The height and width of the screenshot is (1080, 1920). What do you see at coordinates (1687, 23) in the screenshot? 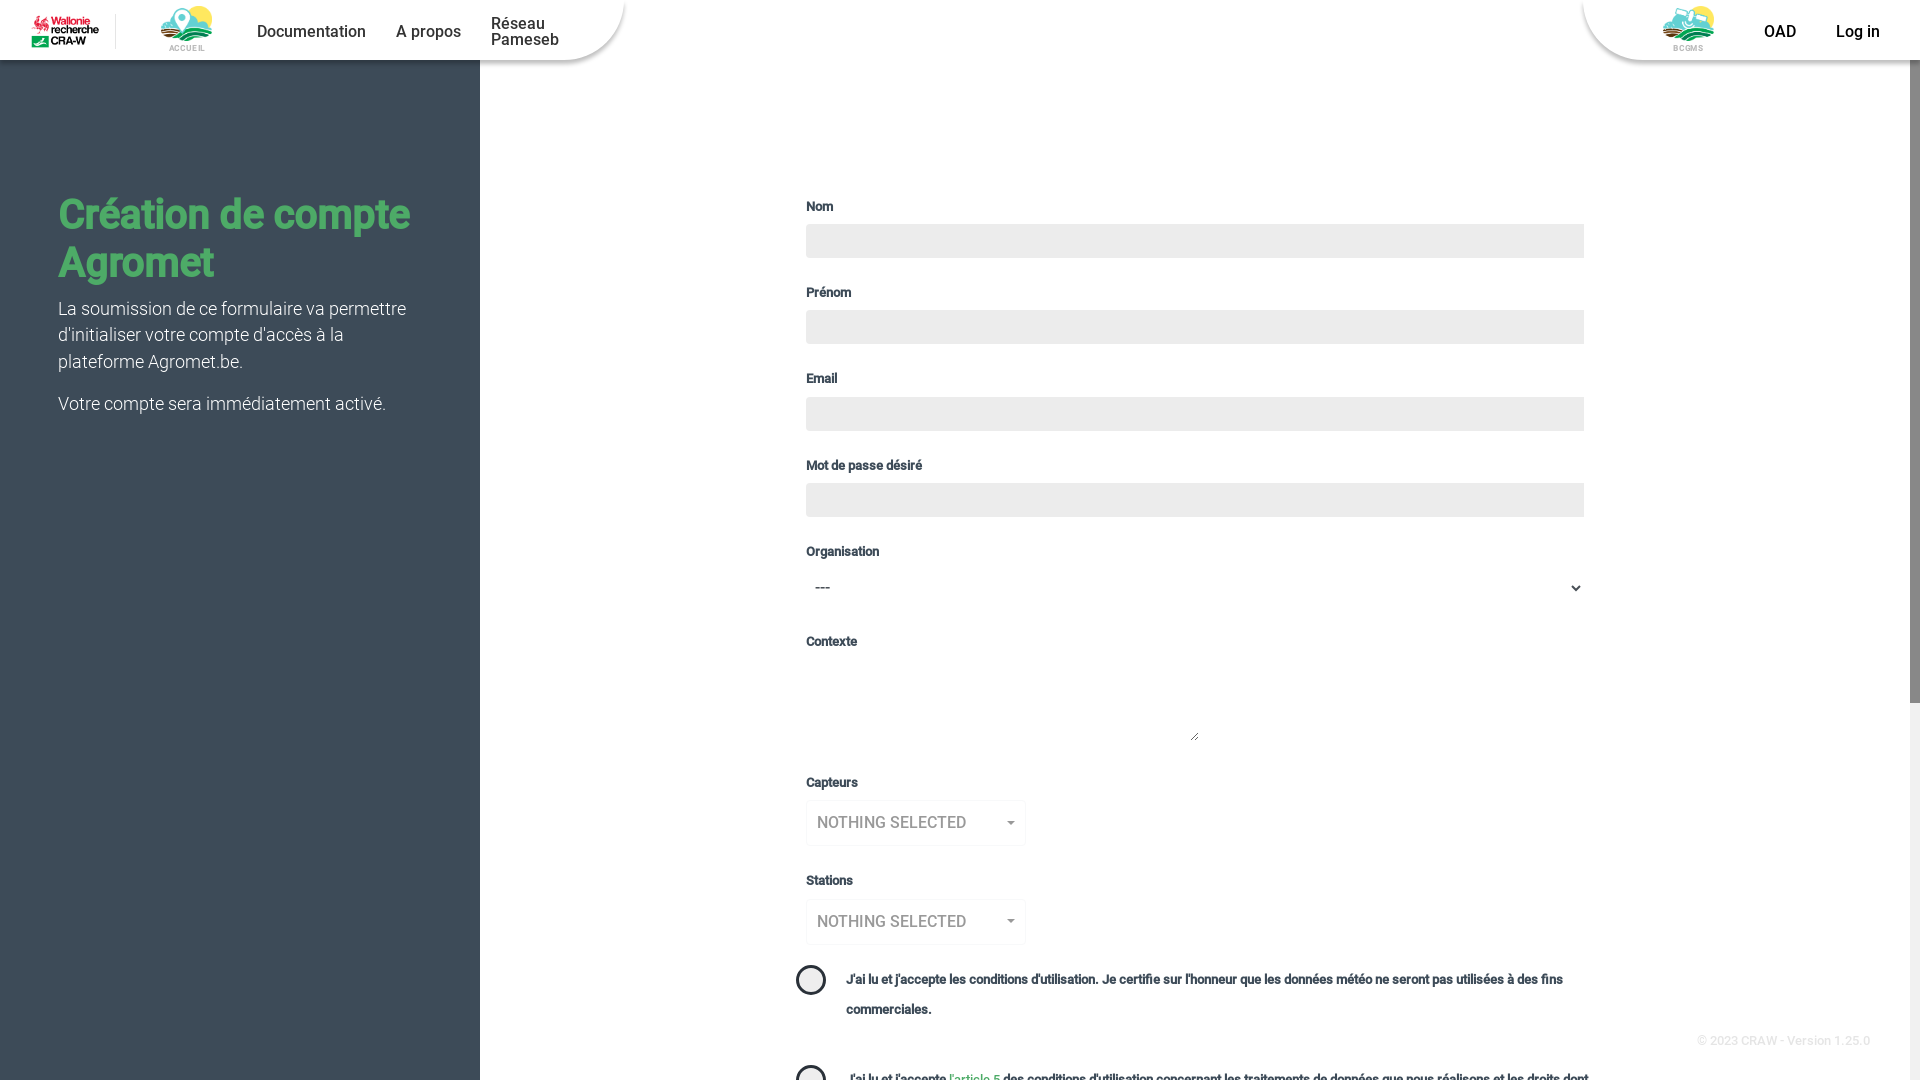
I see `'B-CGMS'` at bounding box center [1687, 23].